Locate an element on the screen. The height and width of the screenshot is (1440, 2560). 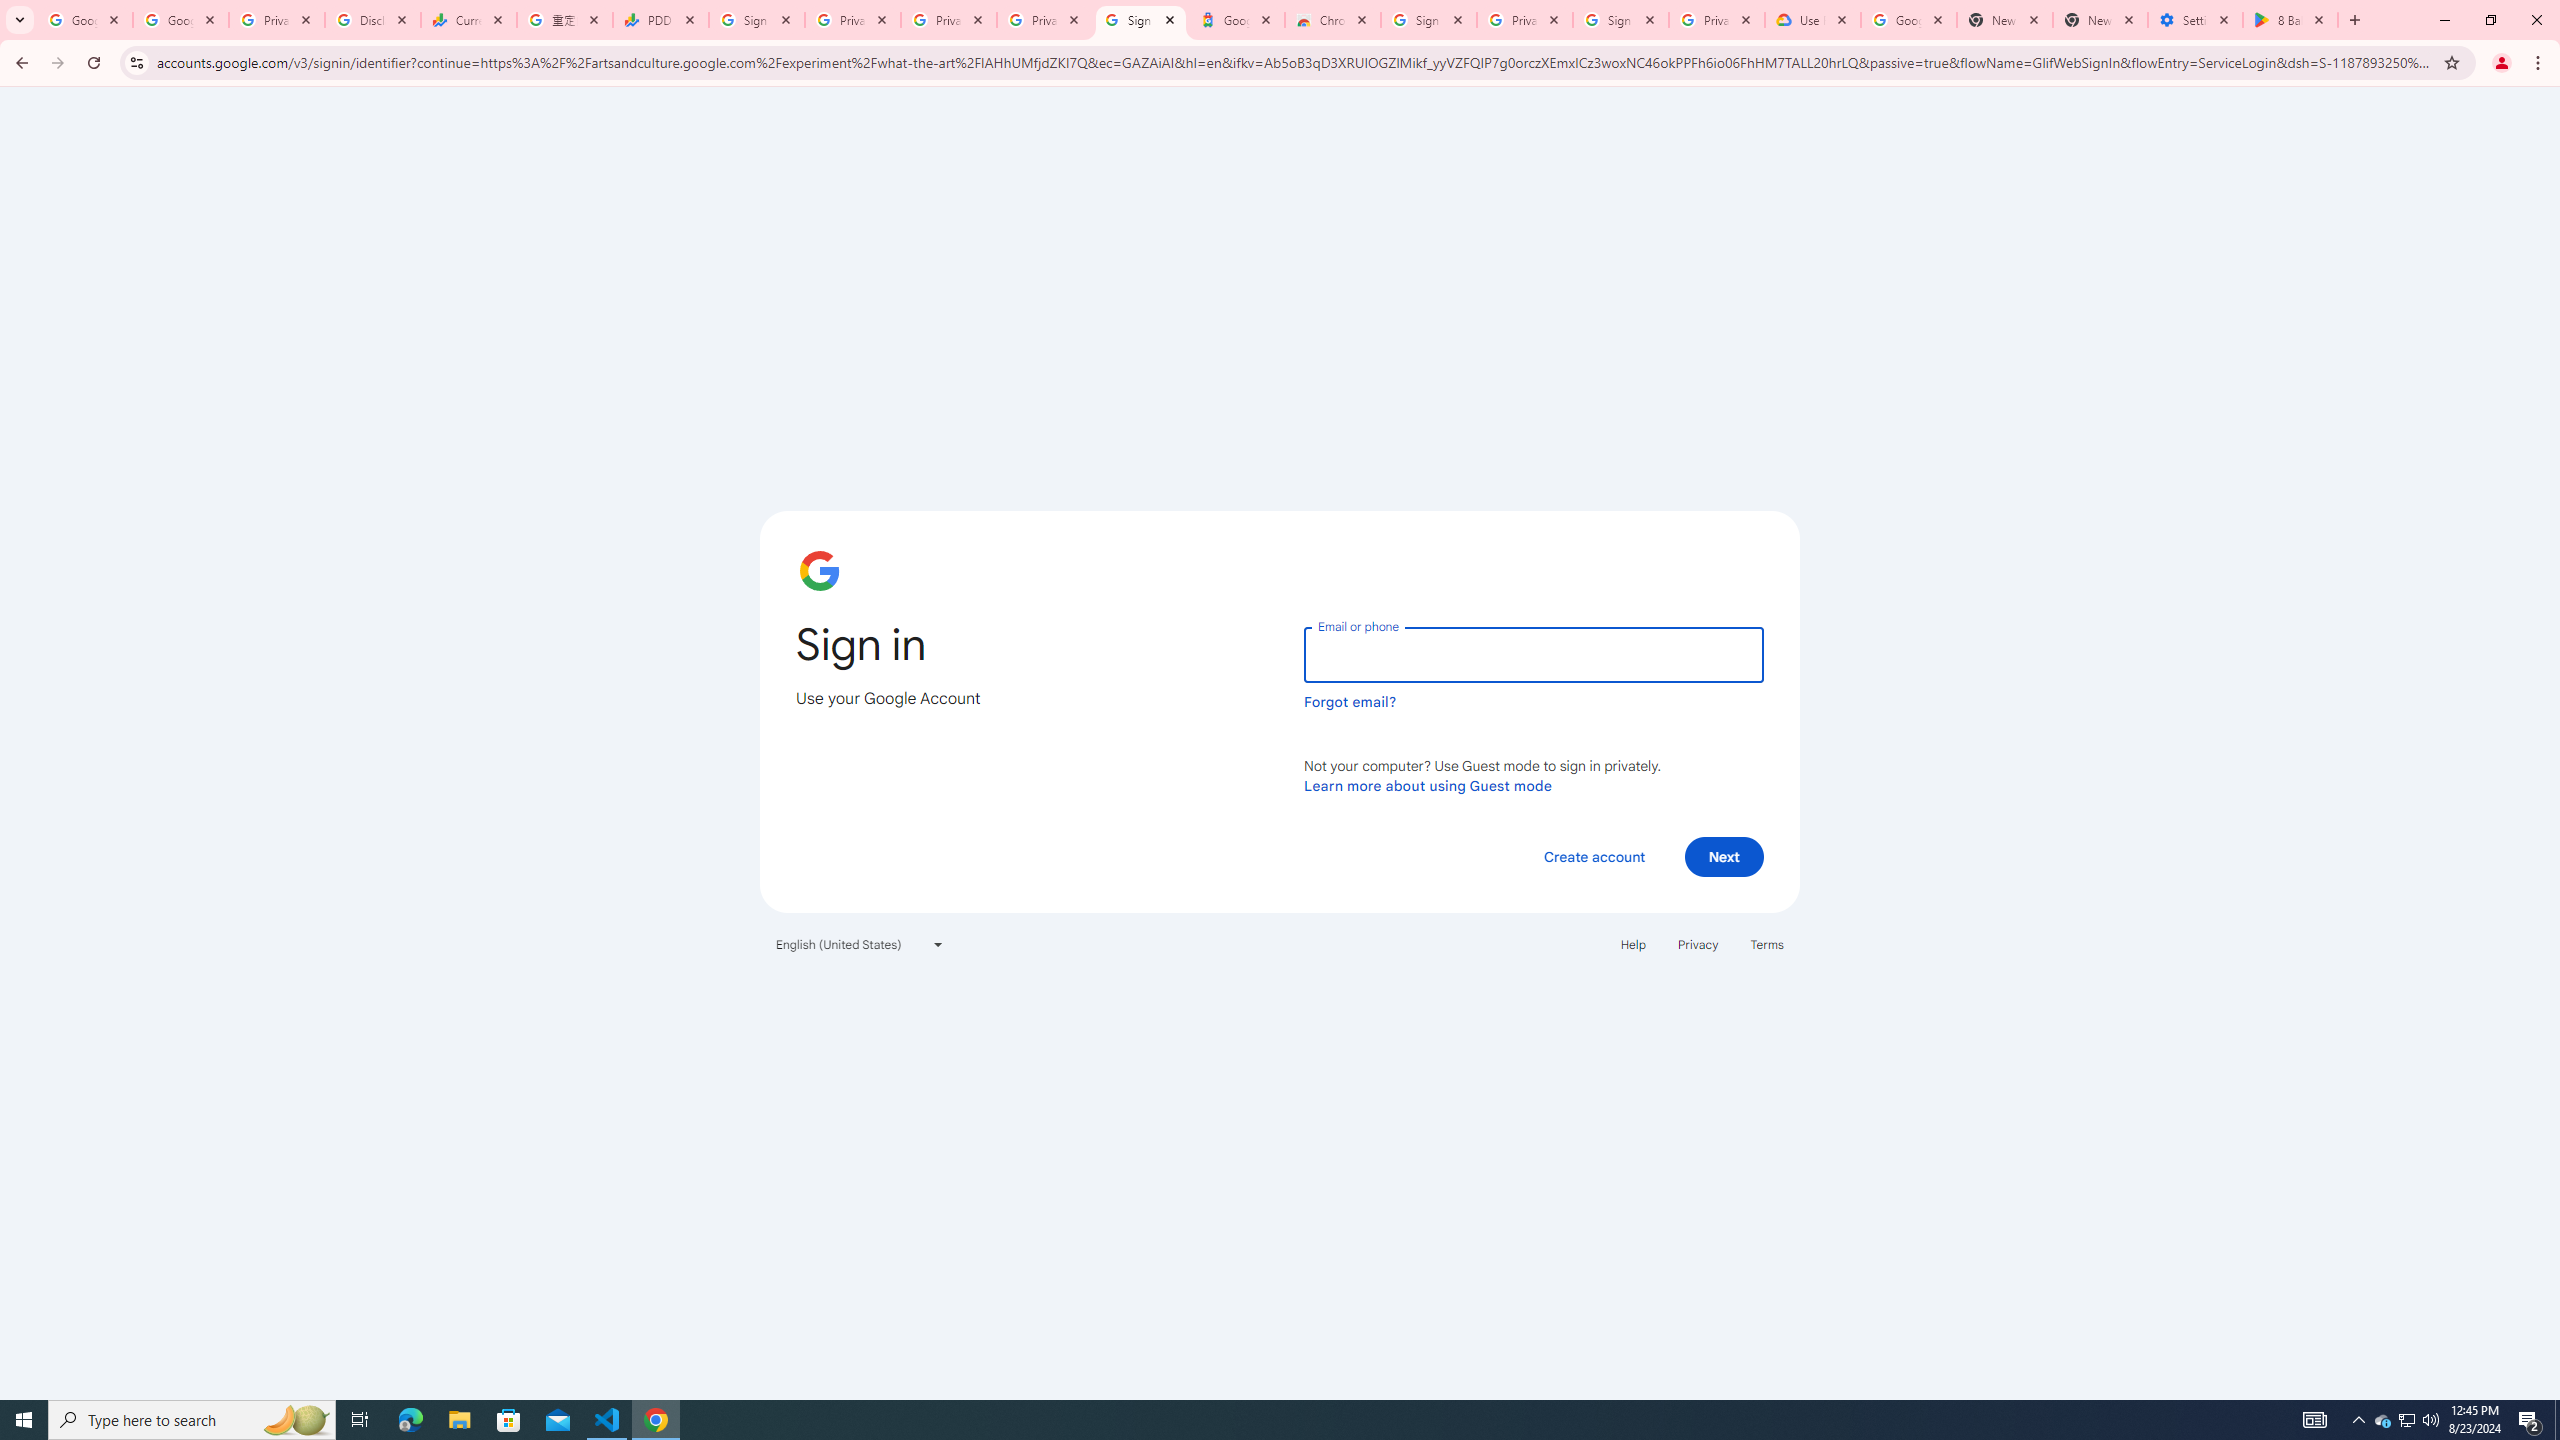
'Settings - System' is located at coordinates (2196, 19).